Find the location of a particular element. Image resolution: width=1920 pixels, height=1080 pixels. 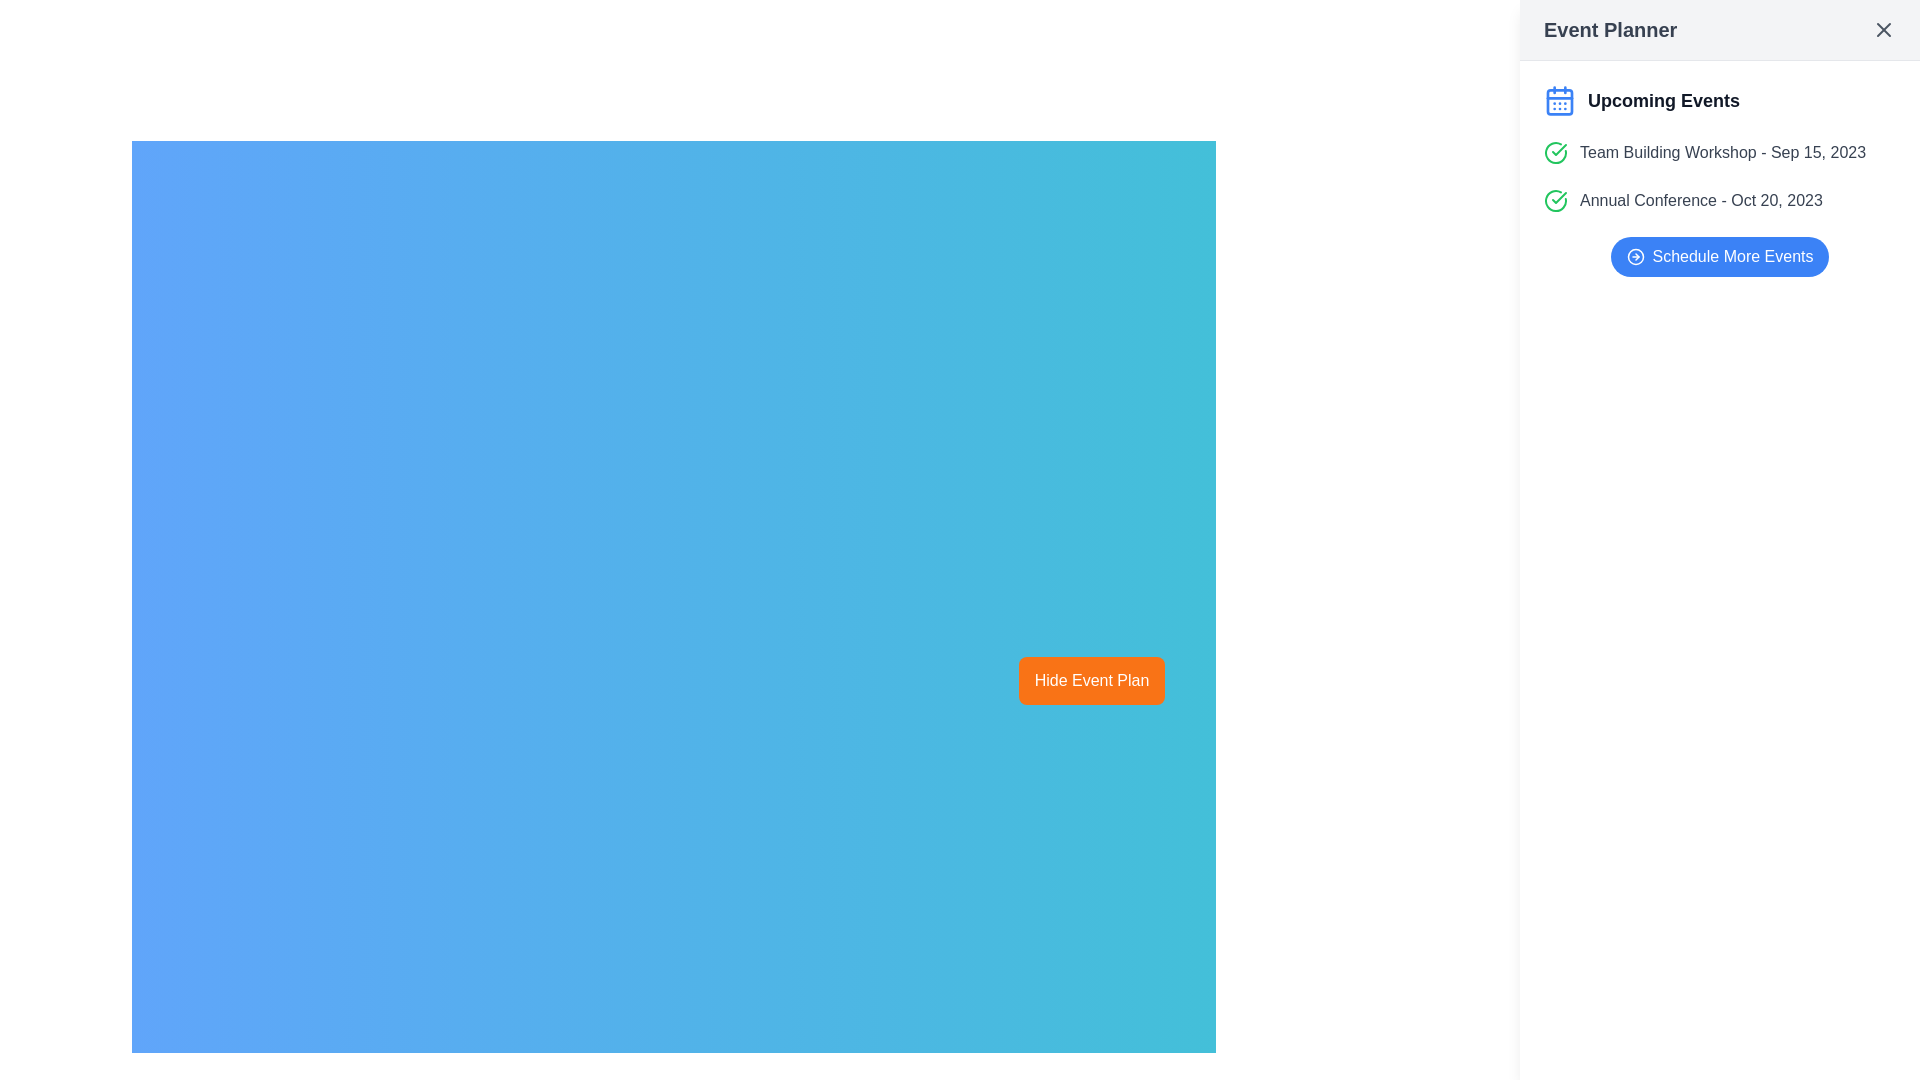

calendar icon located to the left of the 'Upcoming Events' heading in the right sidebar for further interactions is located at coordinates (1559, 100).